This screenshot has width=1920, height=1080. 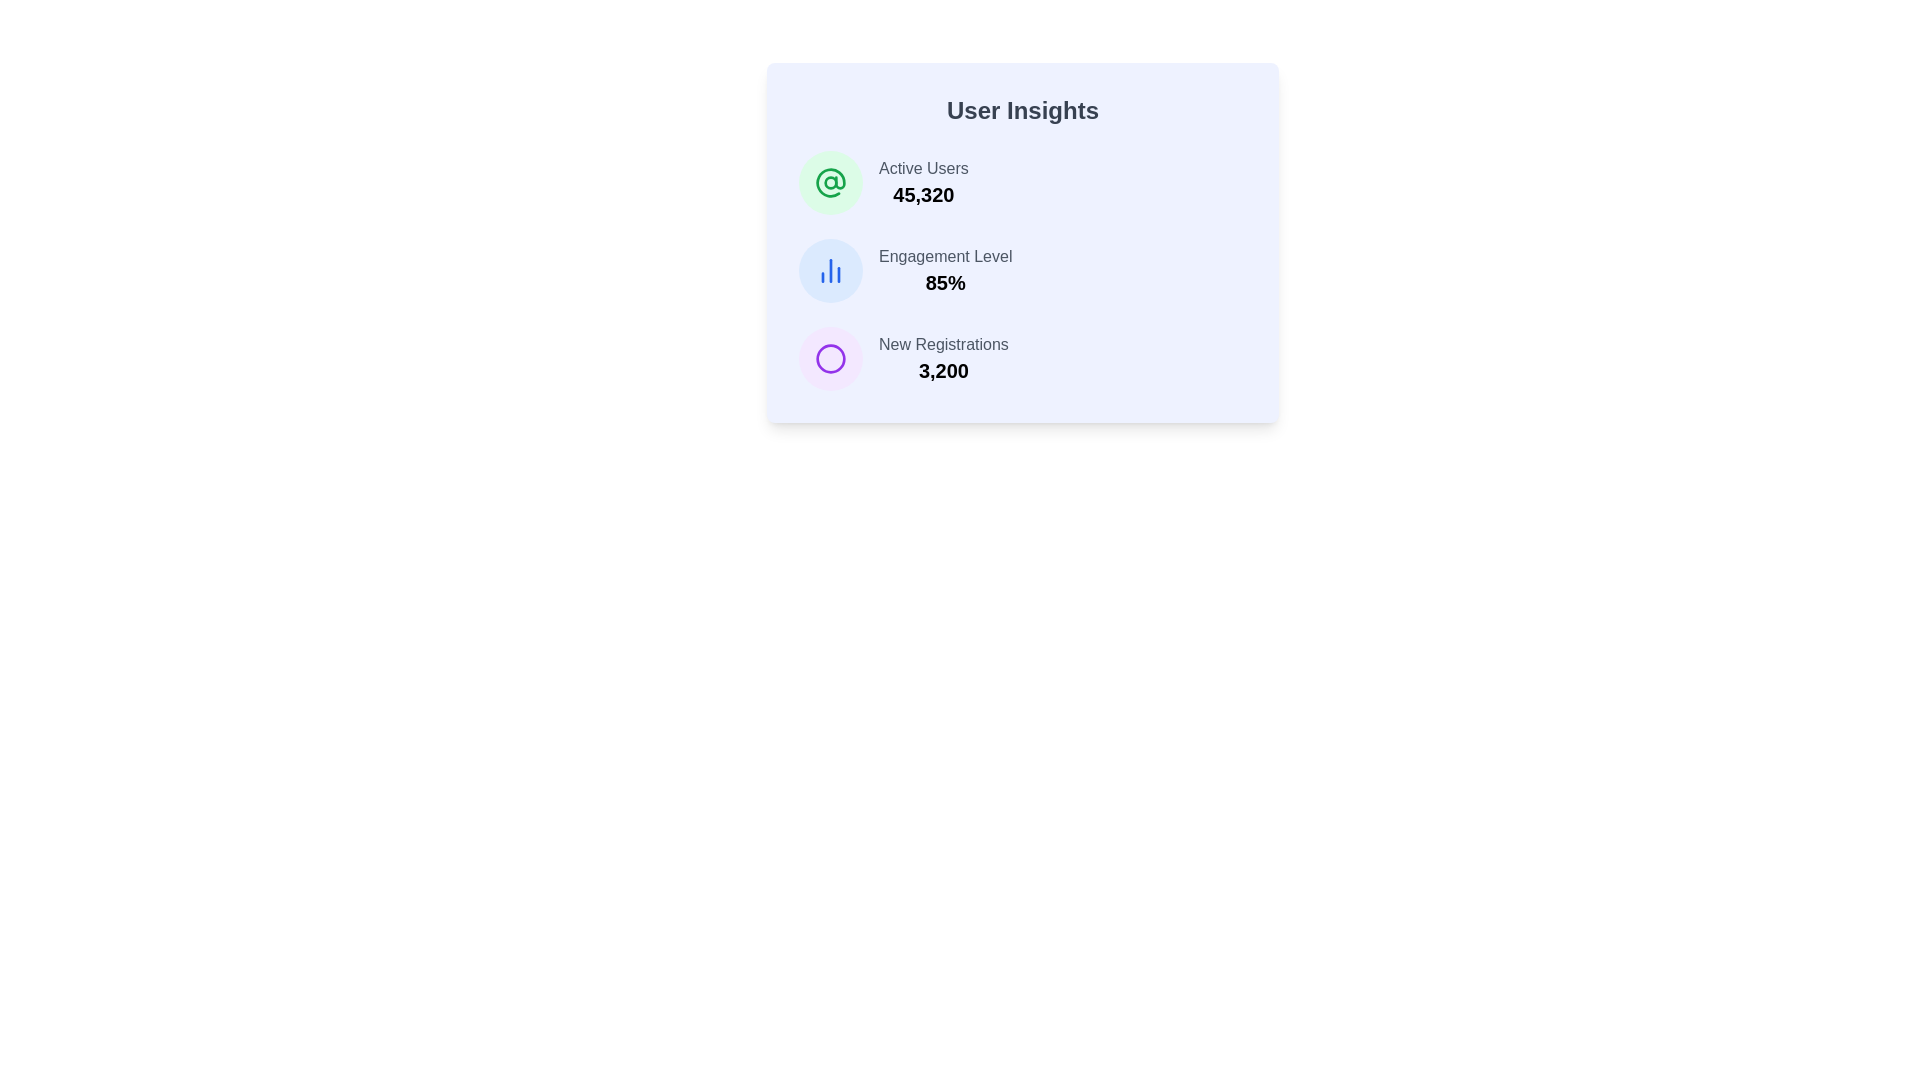 I want to click on the numeric value '45,320' displayed in a bold and large font within the 'User Insights' panel, located below the 'Active Users' text, so click(x=922, y=195).